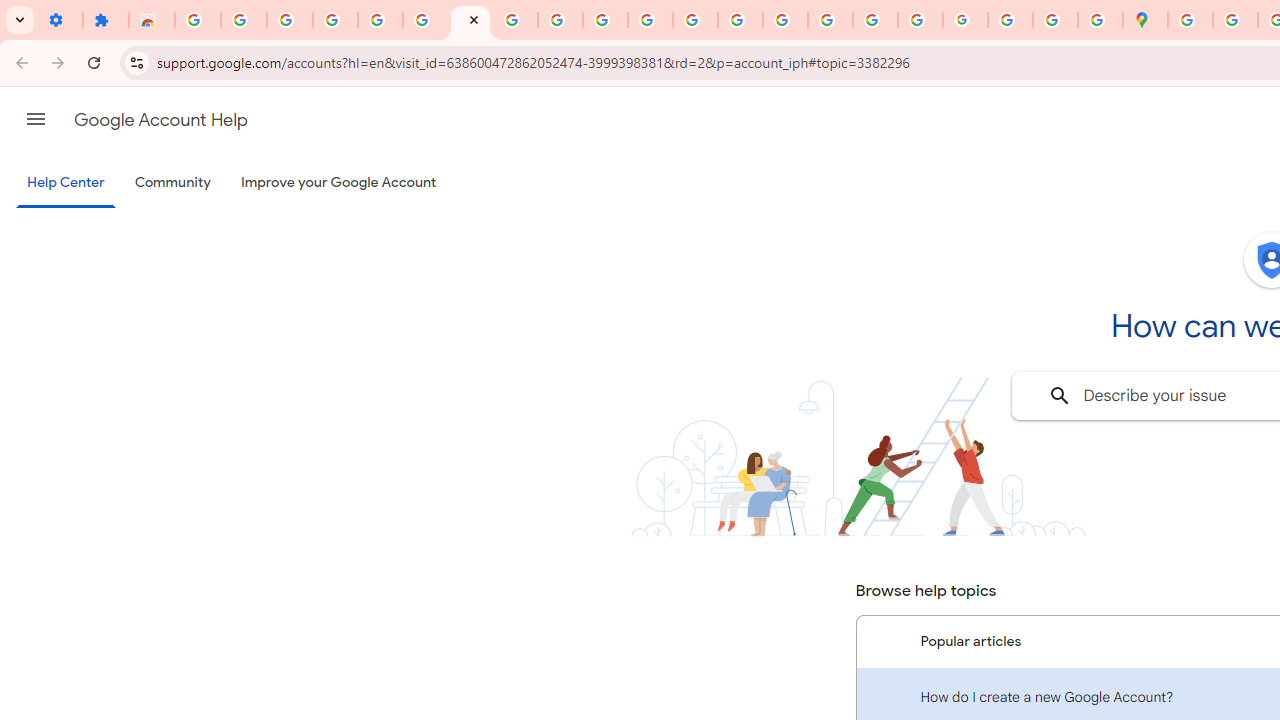  Describe the element at coordinates (289, 20) in the screenshot. I see `'Learn how to find your photos - Google Photos Help'` at that location.